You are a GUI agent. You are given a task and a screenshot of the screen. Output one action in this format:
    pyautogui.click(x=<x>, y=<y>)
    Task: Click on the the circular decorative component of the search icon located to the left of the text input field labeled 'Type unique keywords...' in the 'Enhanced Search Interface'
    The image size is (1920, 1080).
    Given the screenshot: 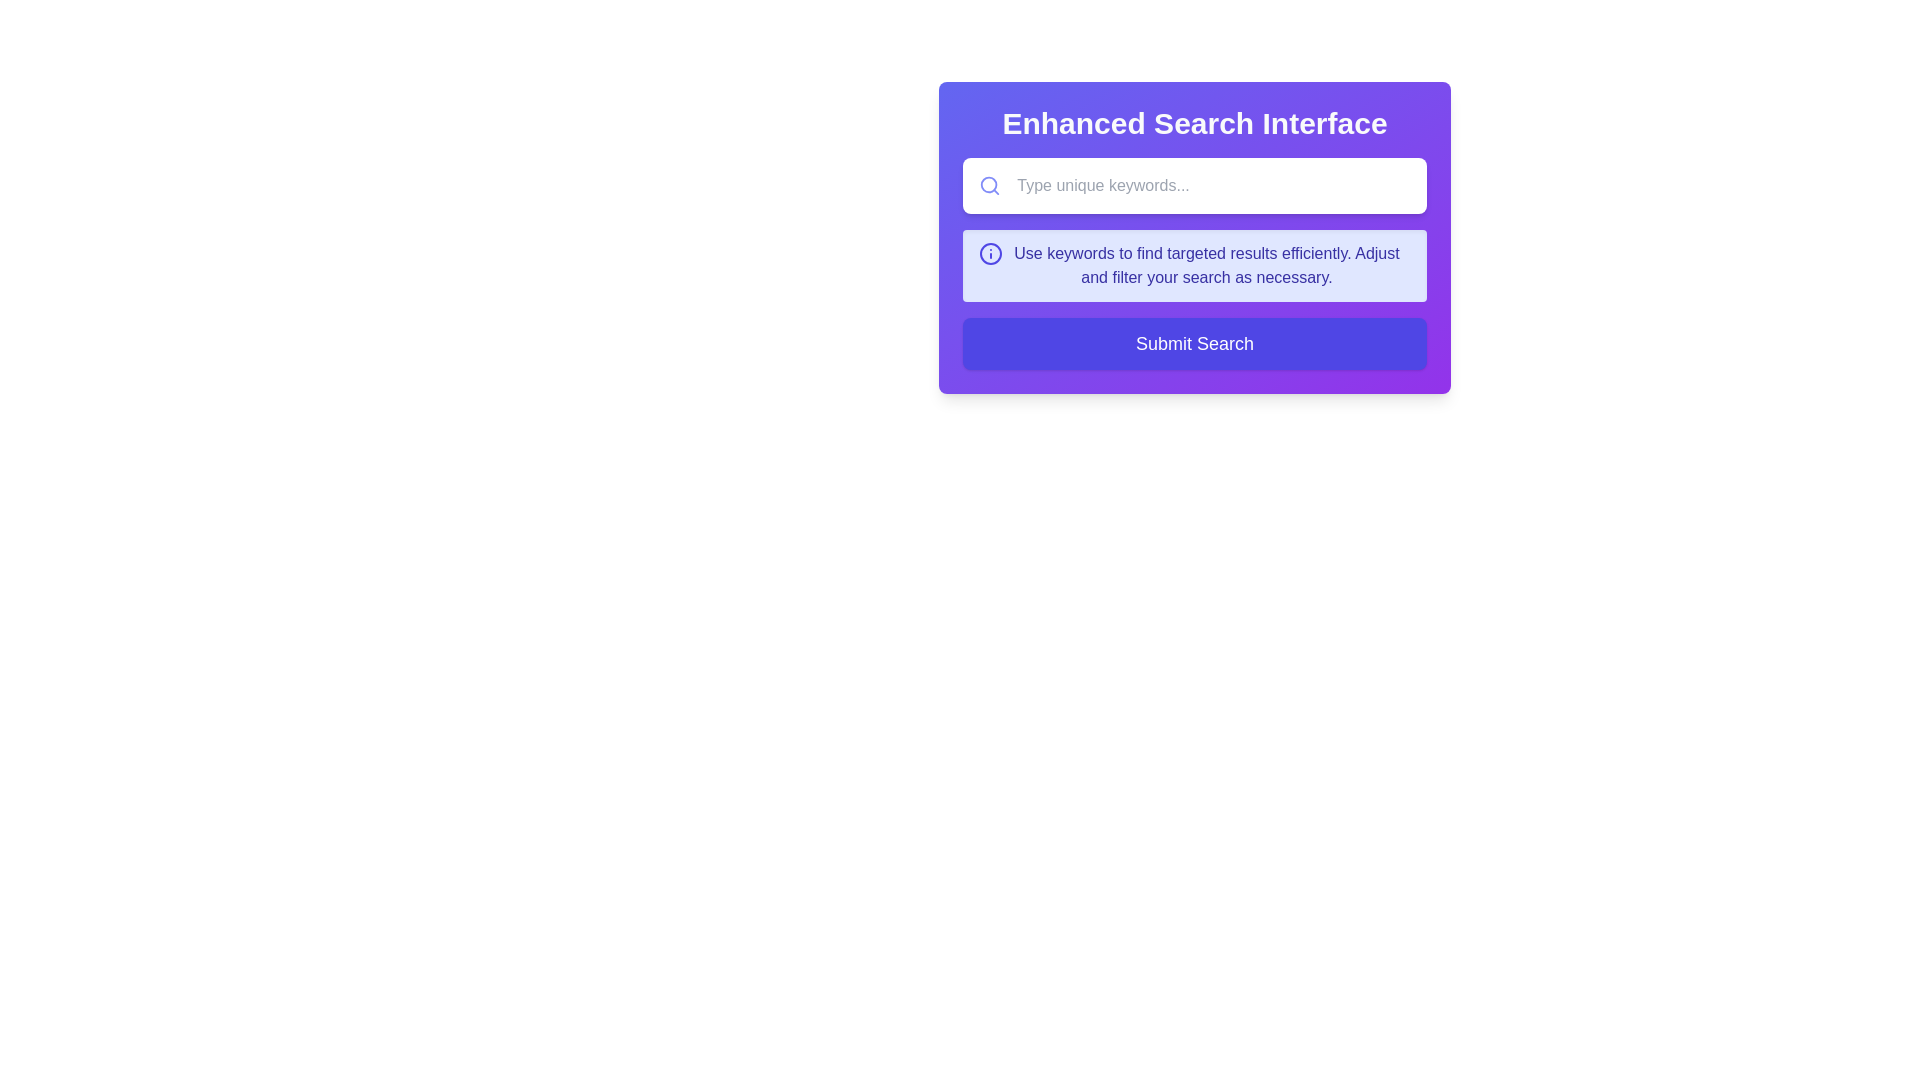 What is the action you would take?
    pyautogui.click(x=989, y=185)
    